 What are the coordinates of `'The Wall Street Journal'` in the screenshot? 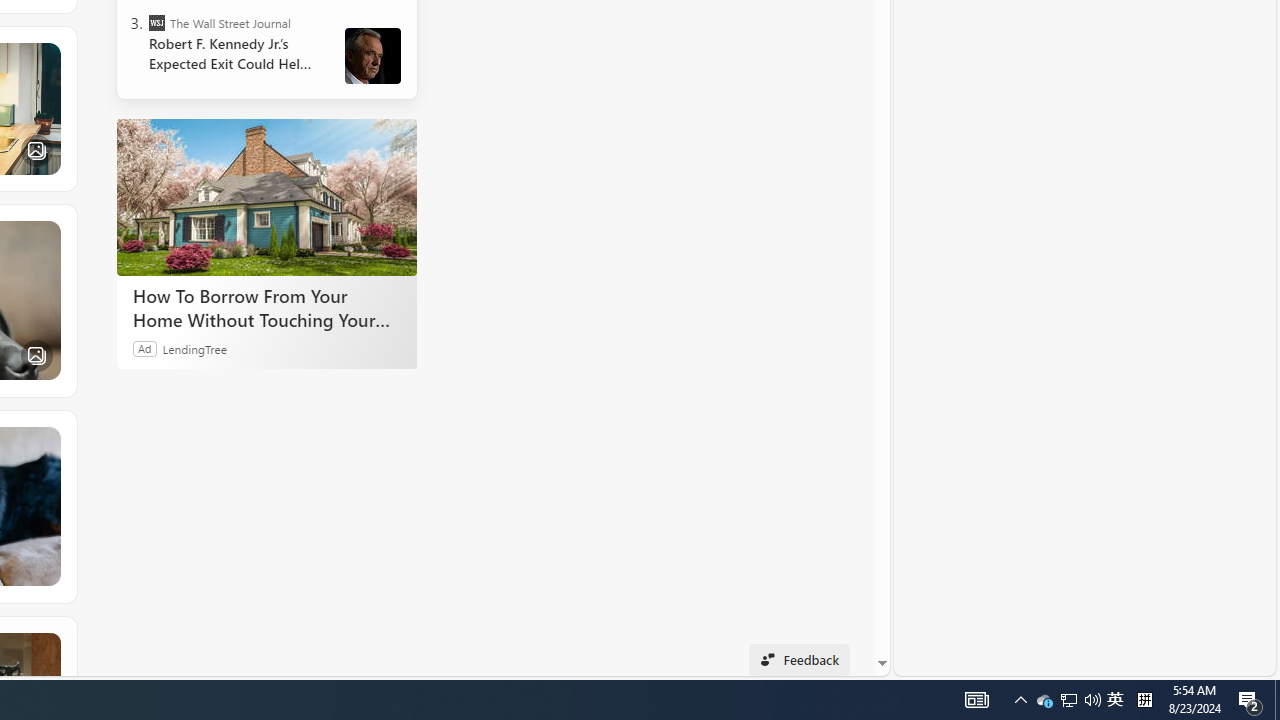 It's located at (155, 23).